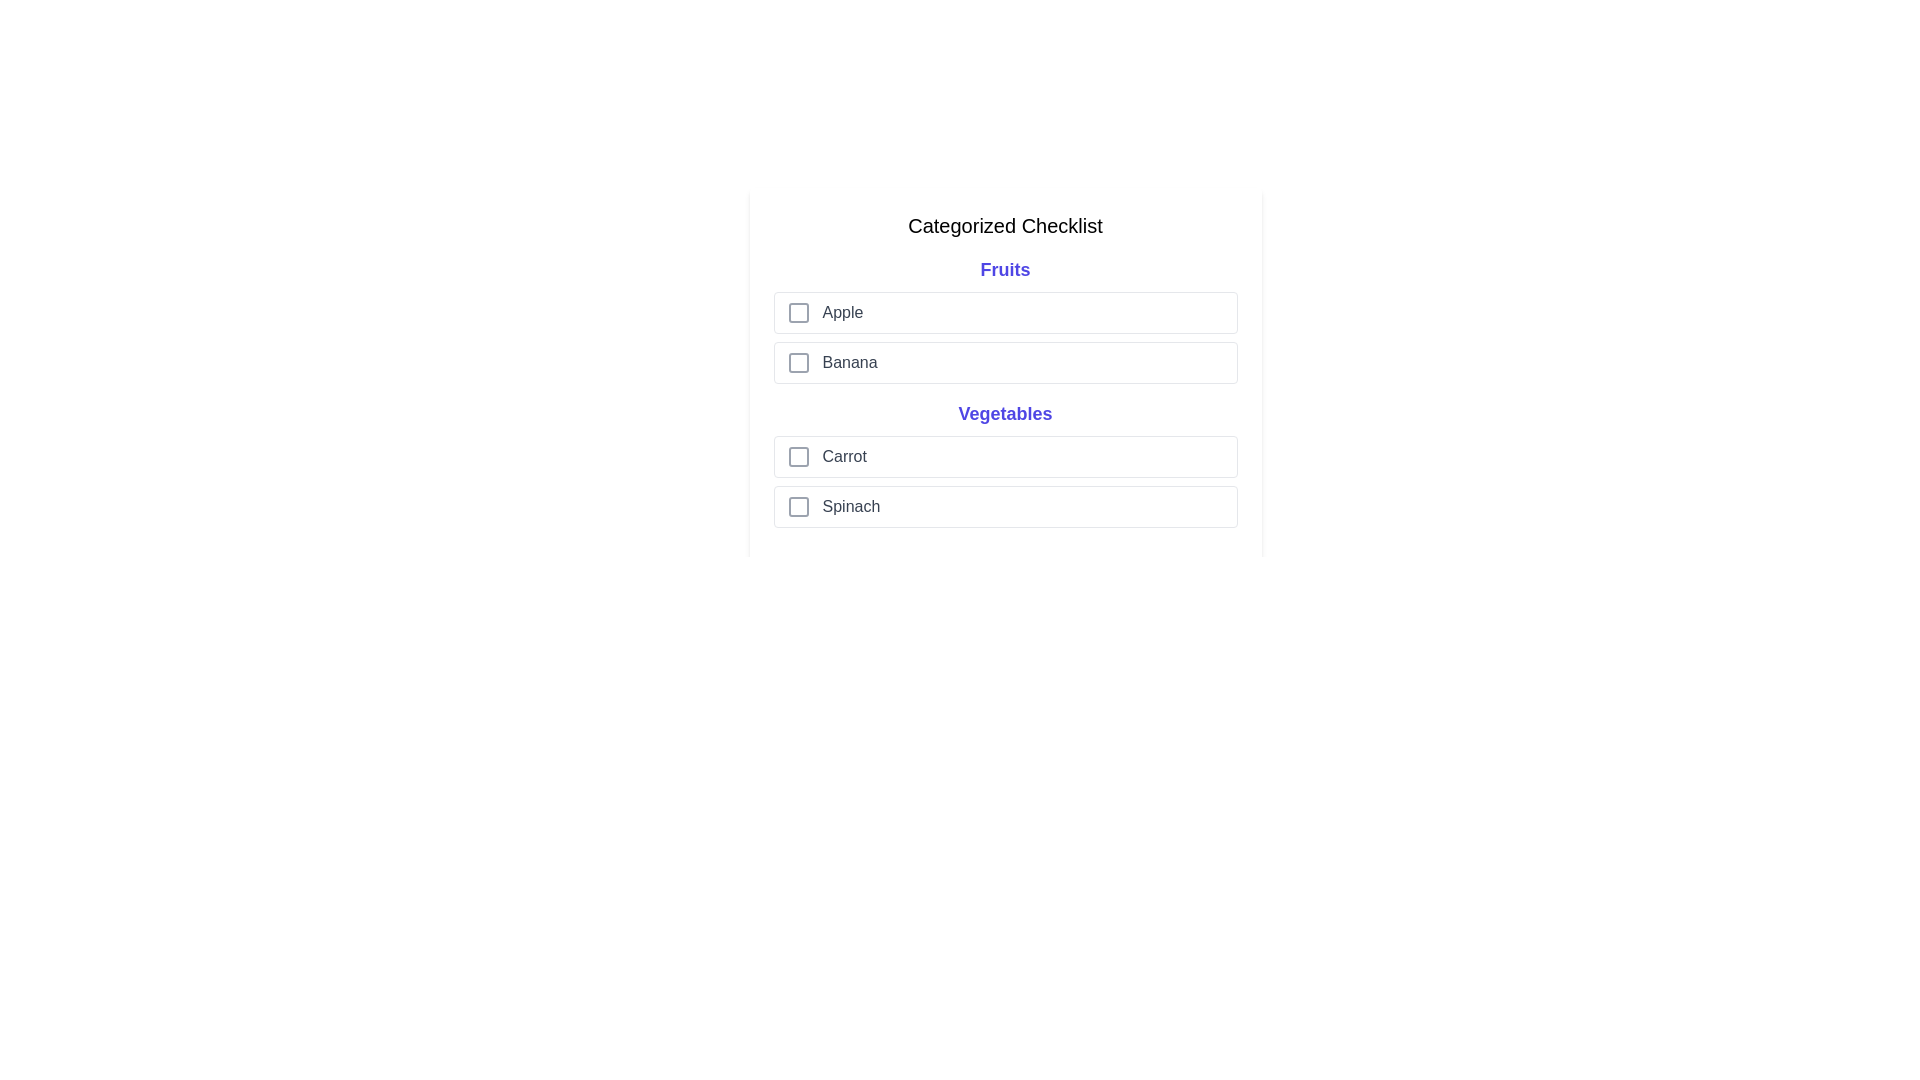 The width and height of the screenshot is (1920, 1080). Describe the element at coordinates (1005, 412) in the screenshot. I see `the 'Vegetables' text label, which is styled in large bold indigo font and serves as the title header above the list of items` at that location.